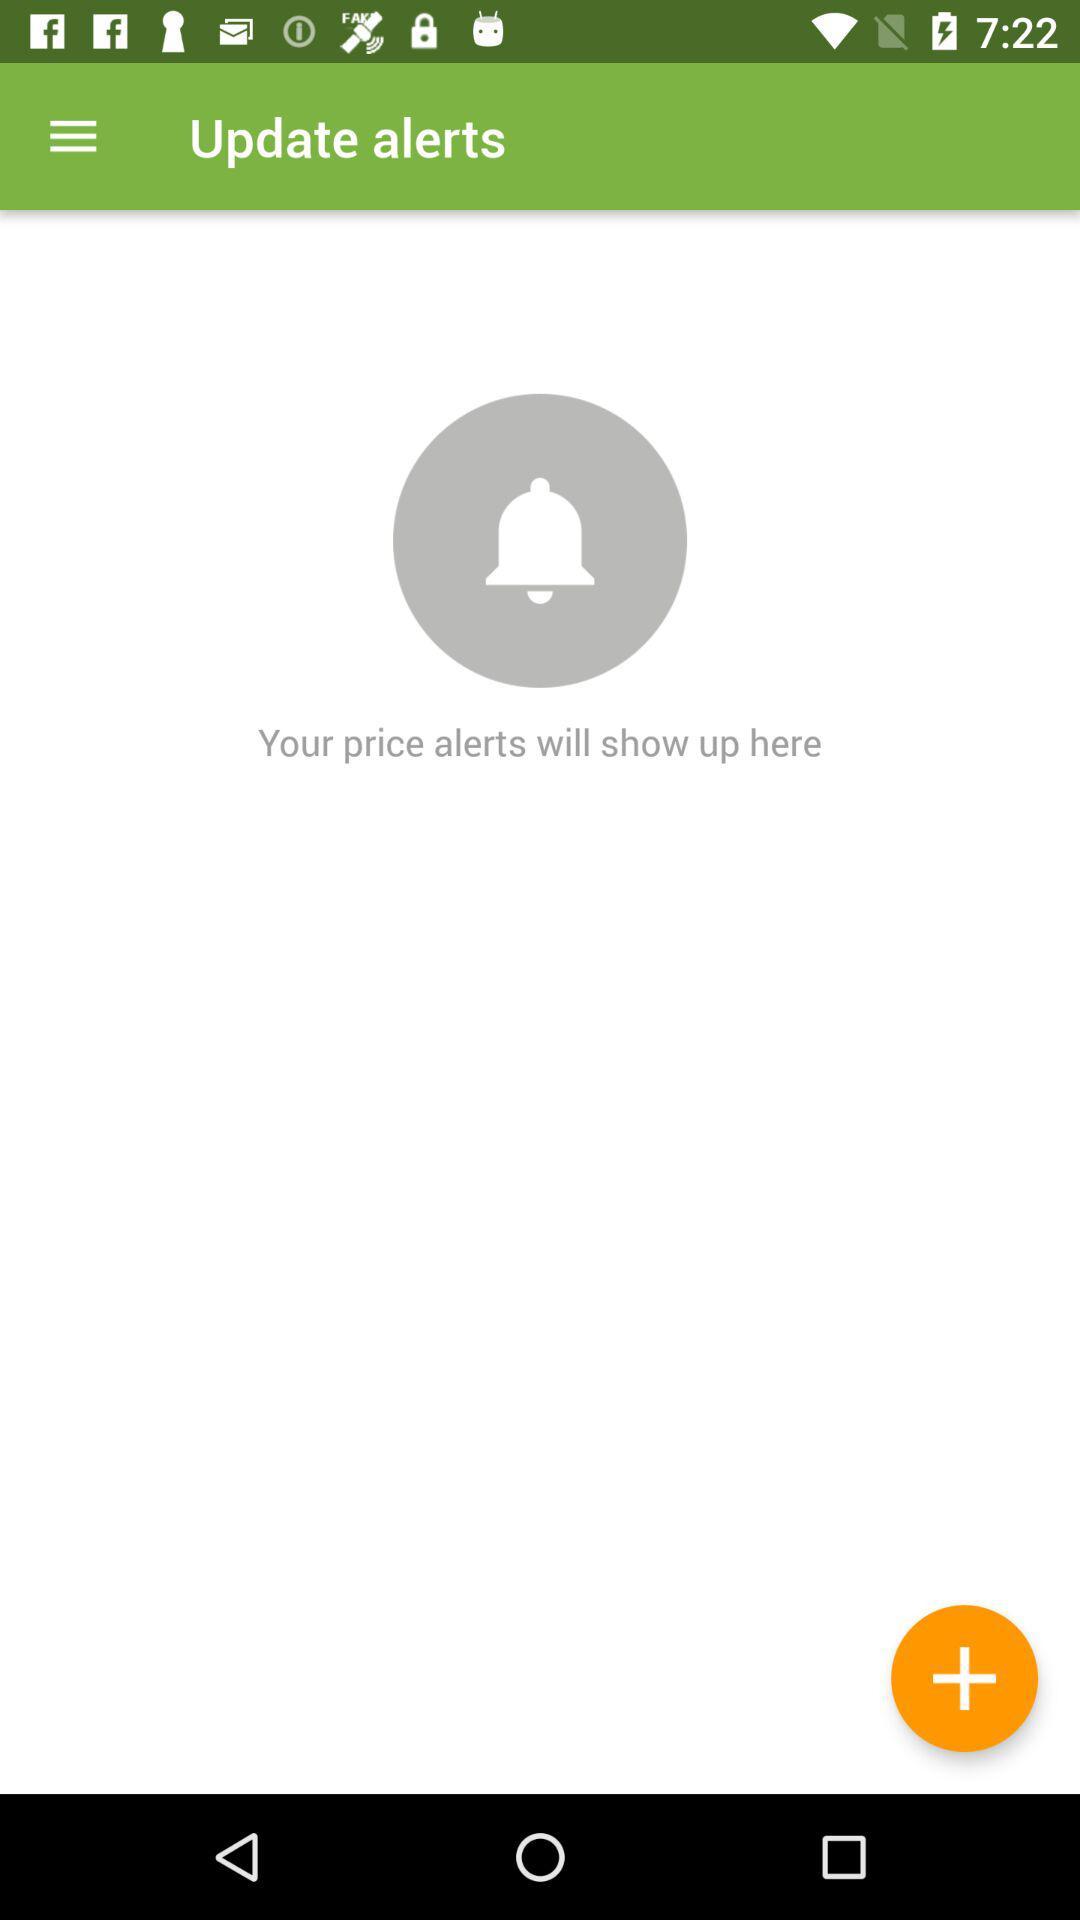 This screenshot has height=1920, width=1080. I want to click on the item next to the update alerts, so click(72, 135).